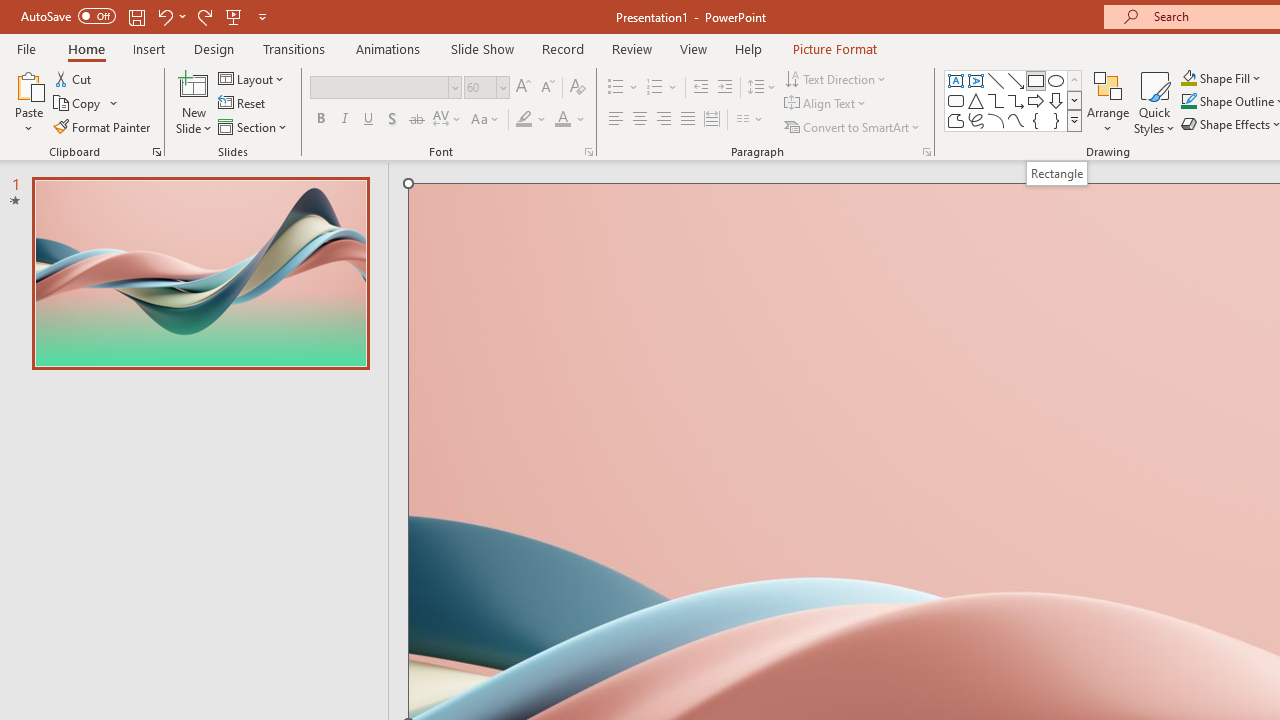  I want to click on 'Shape Fill Orange, Accent 2', so click(1189, 77).